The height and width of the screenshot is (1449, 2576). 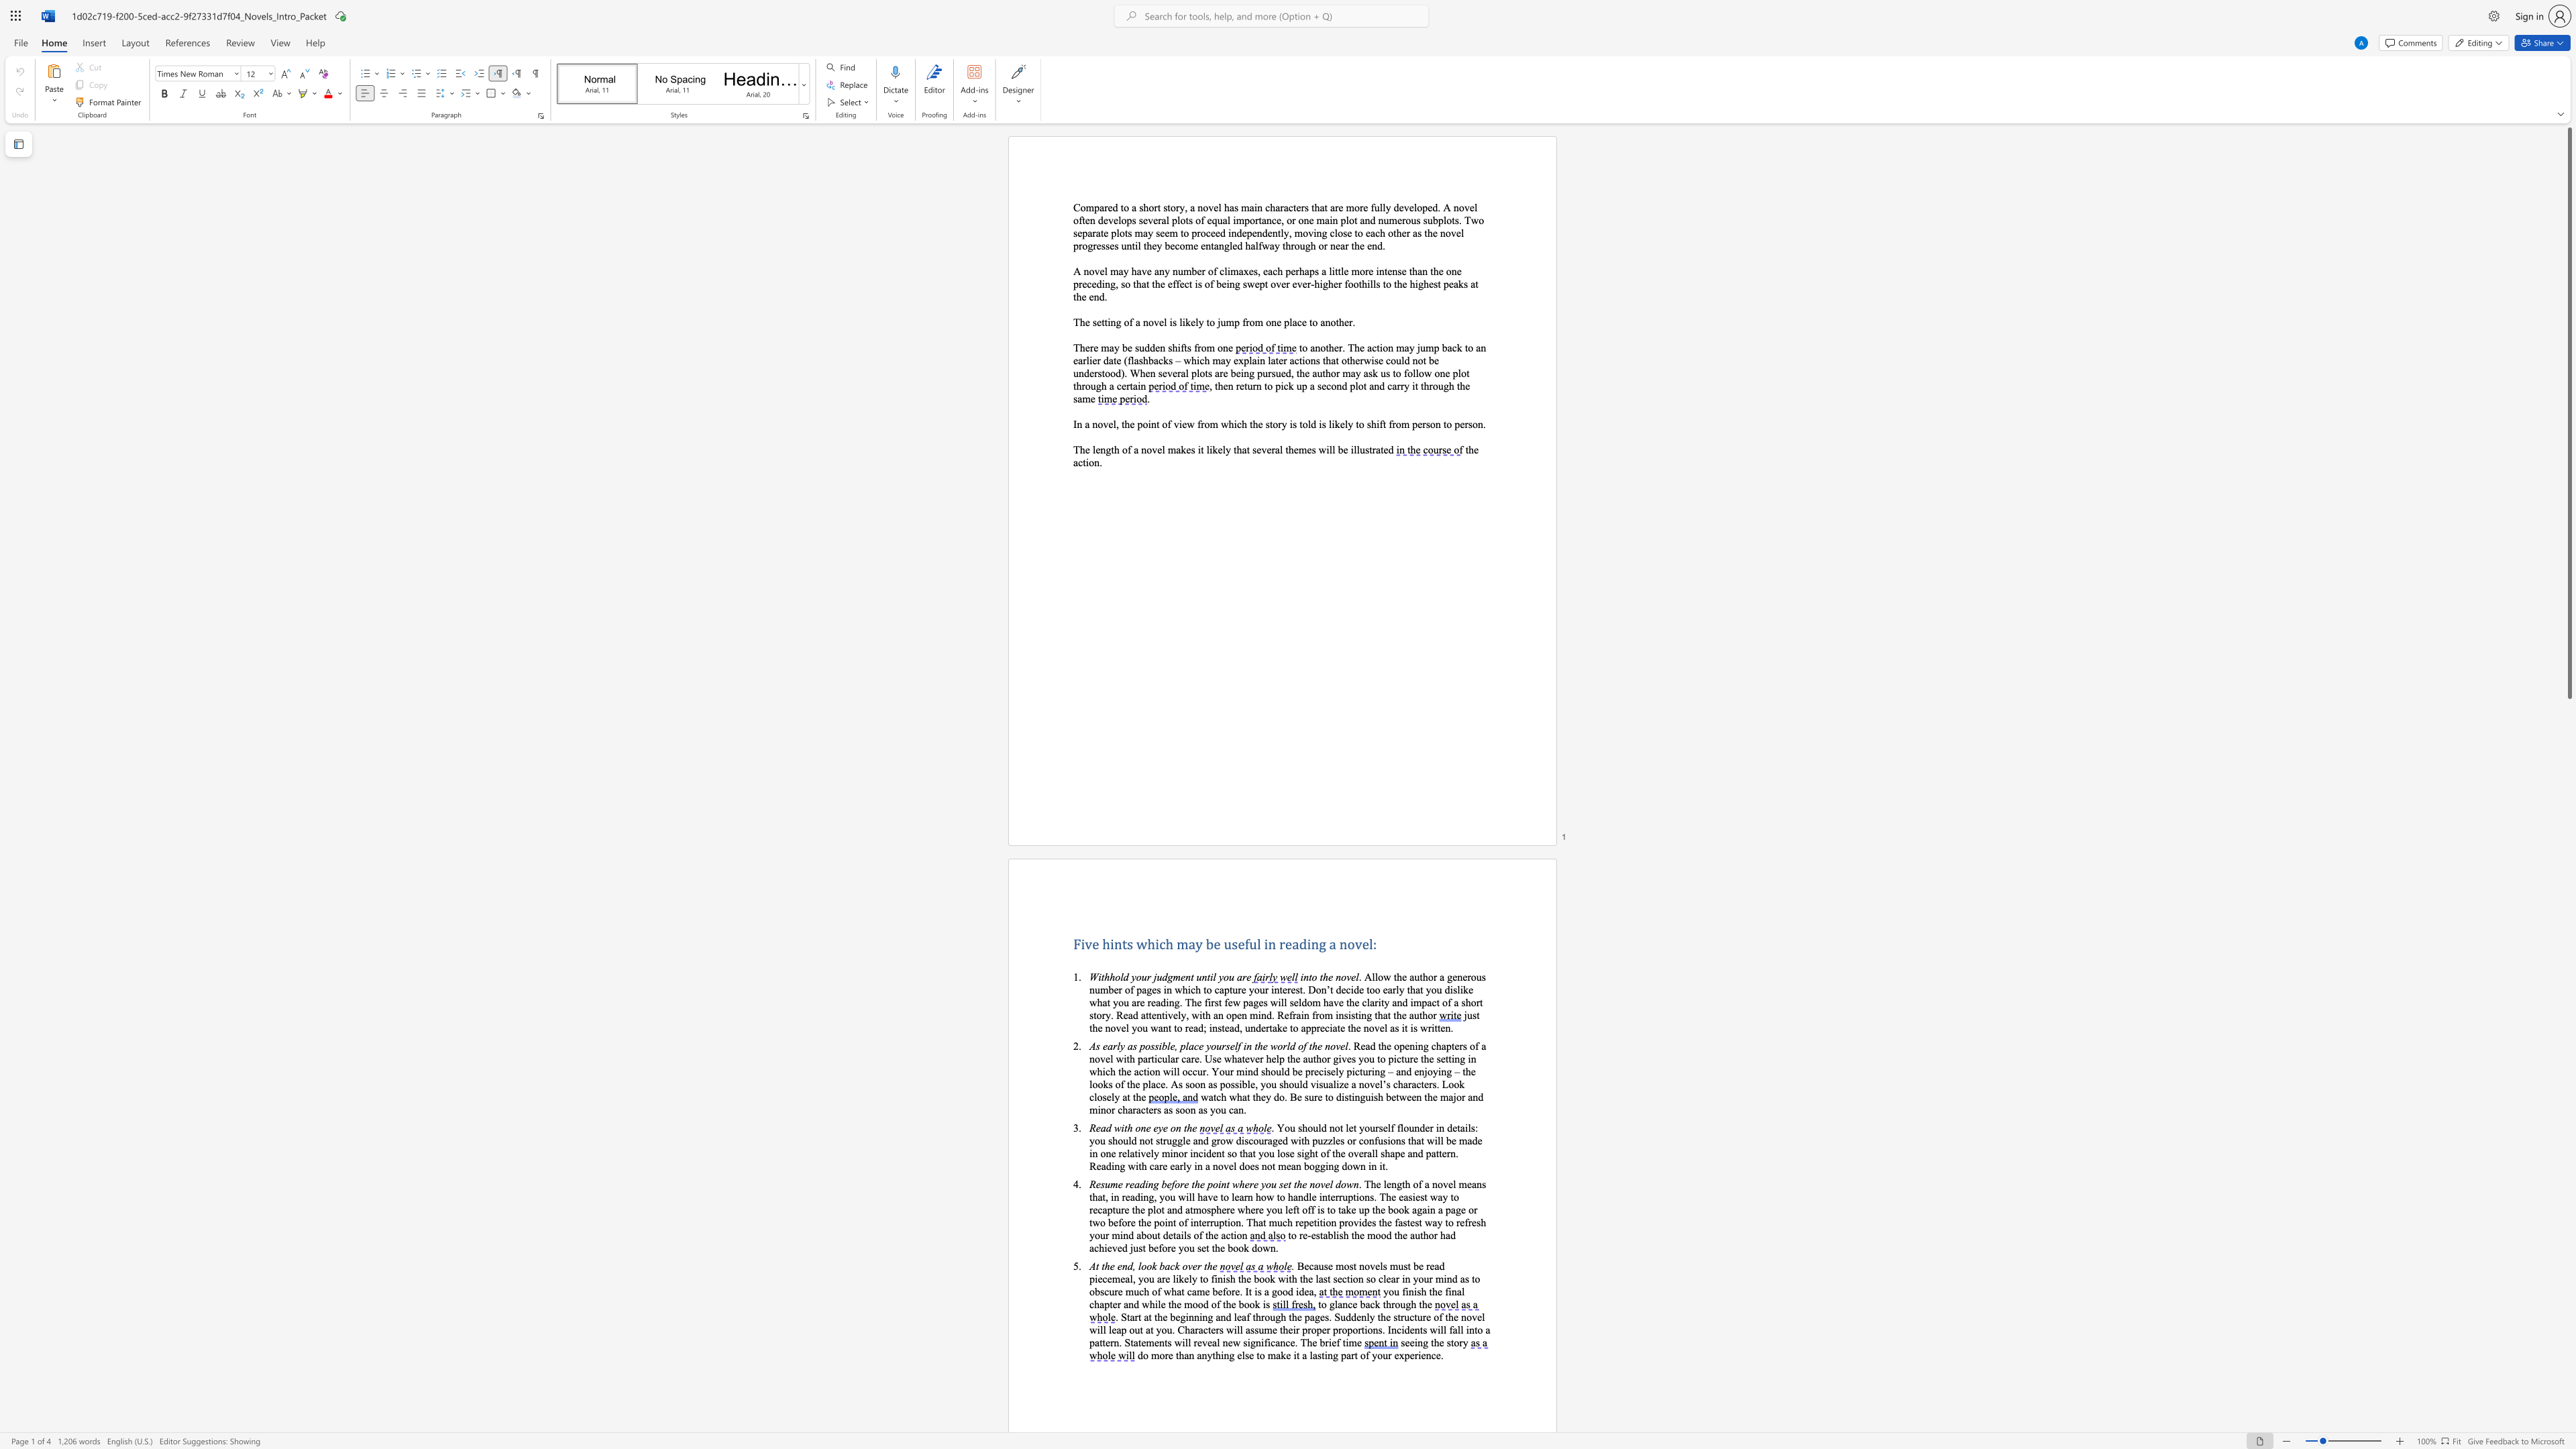 What do you see at coordinates (1408, 1303) in the screenshot?
I see `the 2th character "g" in the text` at bounding box center [1408, 1303].